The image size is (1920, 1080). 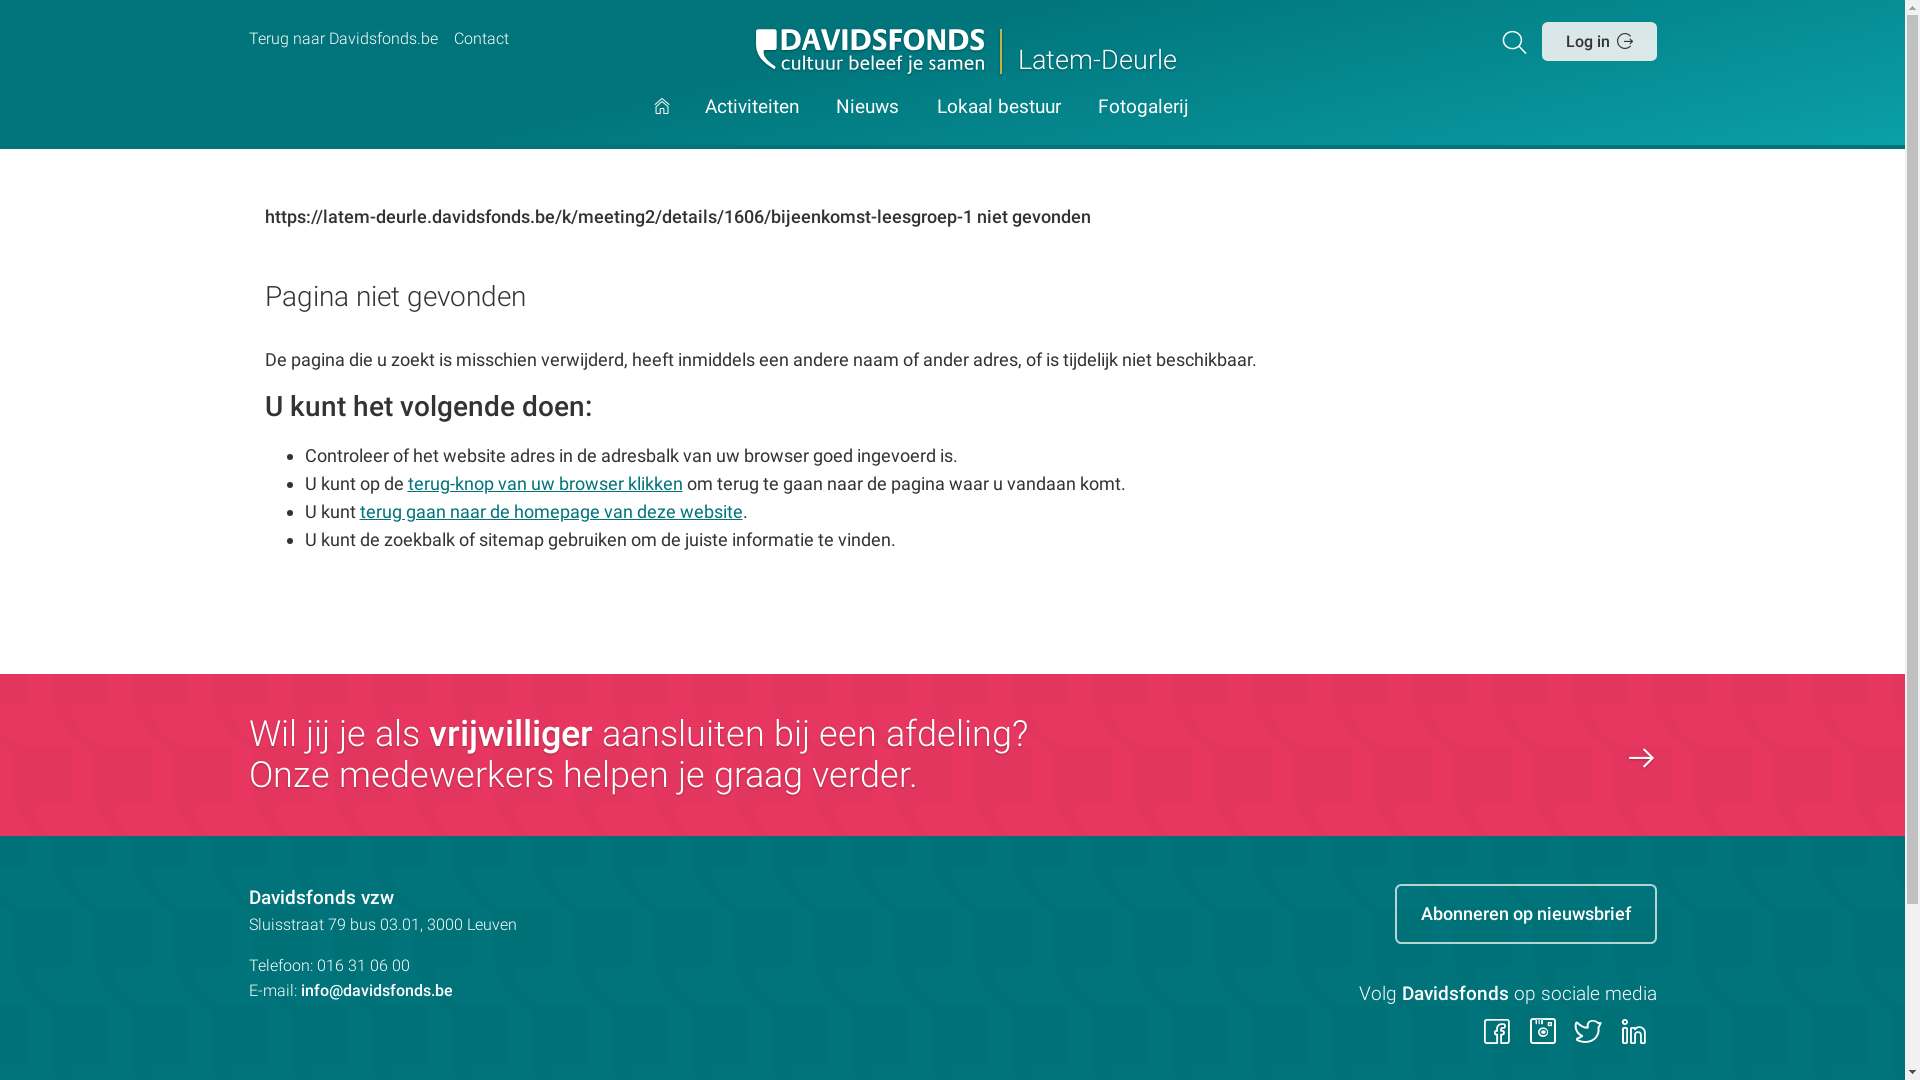 What do you see at coordinates (751, 123) in the screenshot?
I see `'Activiteiten'` at bounding box center [751, 123].